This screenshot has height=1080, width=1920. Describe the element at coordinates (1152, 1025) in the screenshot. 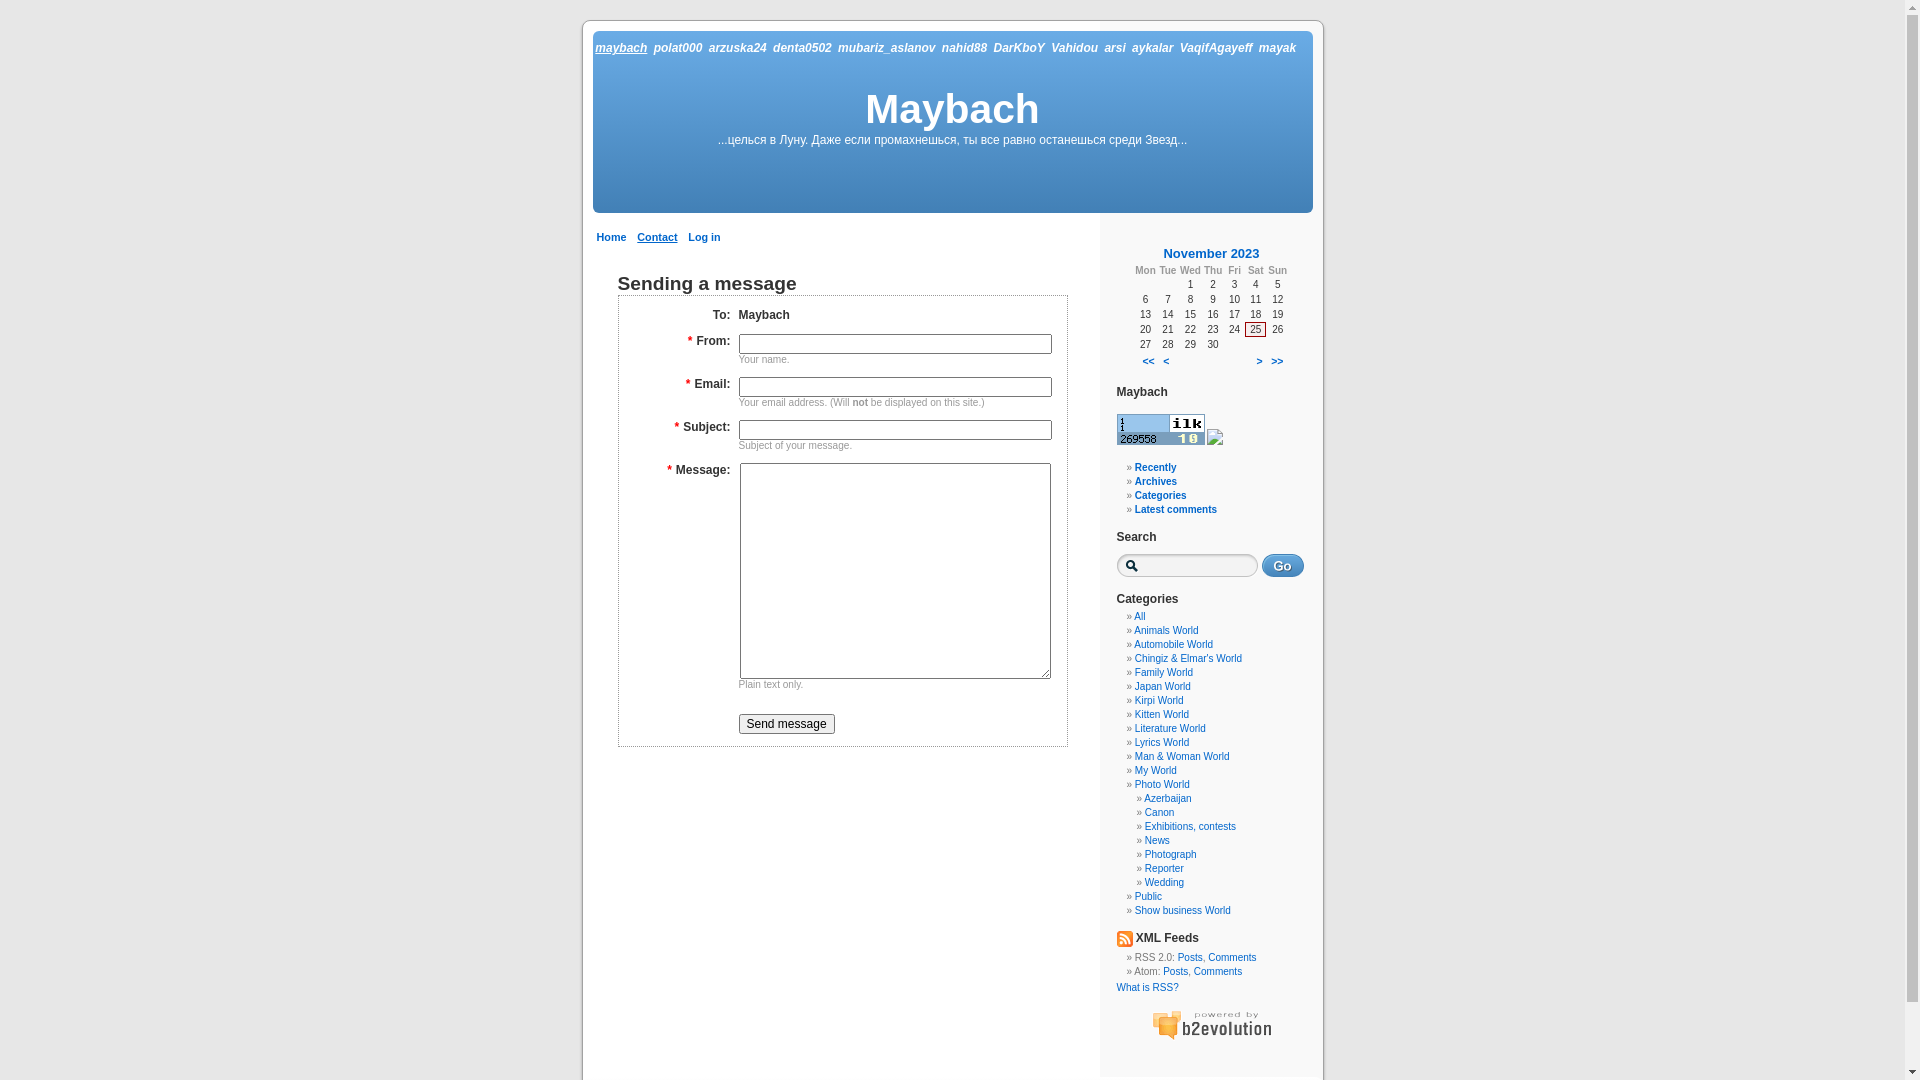

I see `'b2evolution: next generation blog software'` at that location.